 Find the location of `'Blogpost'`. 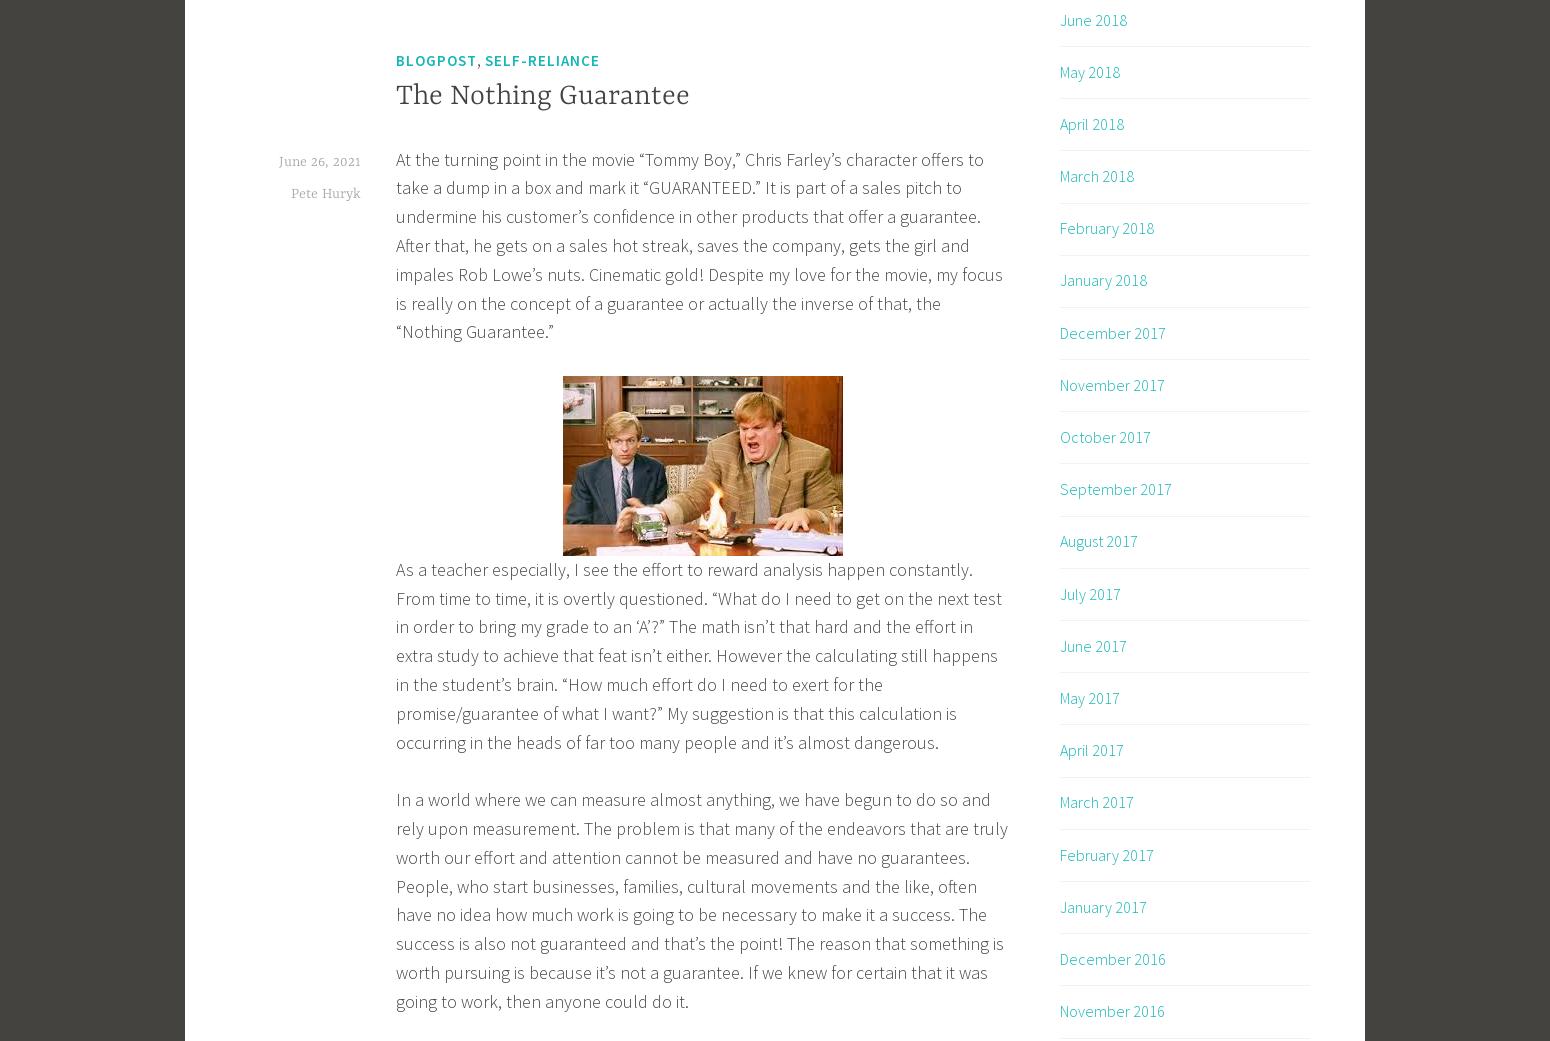

'Blogpost' is located at coordinates (396, 58).